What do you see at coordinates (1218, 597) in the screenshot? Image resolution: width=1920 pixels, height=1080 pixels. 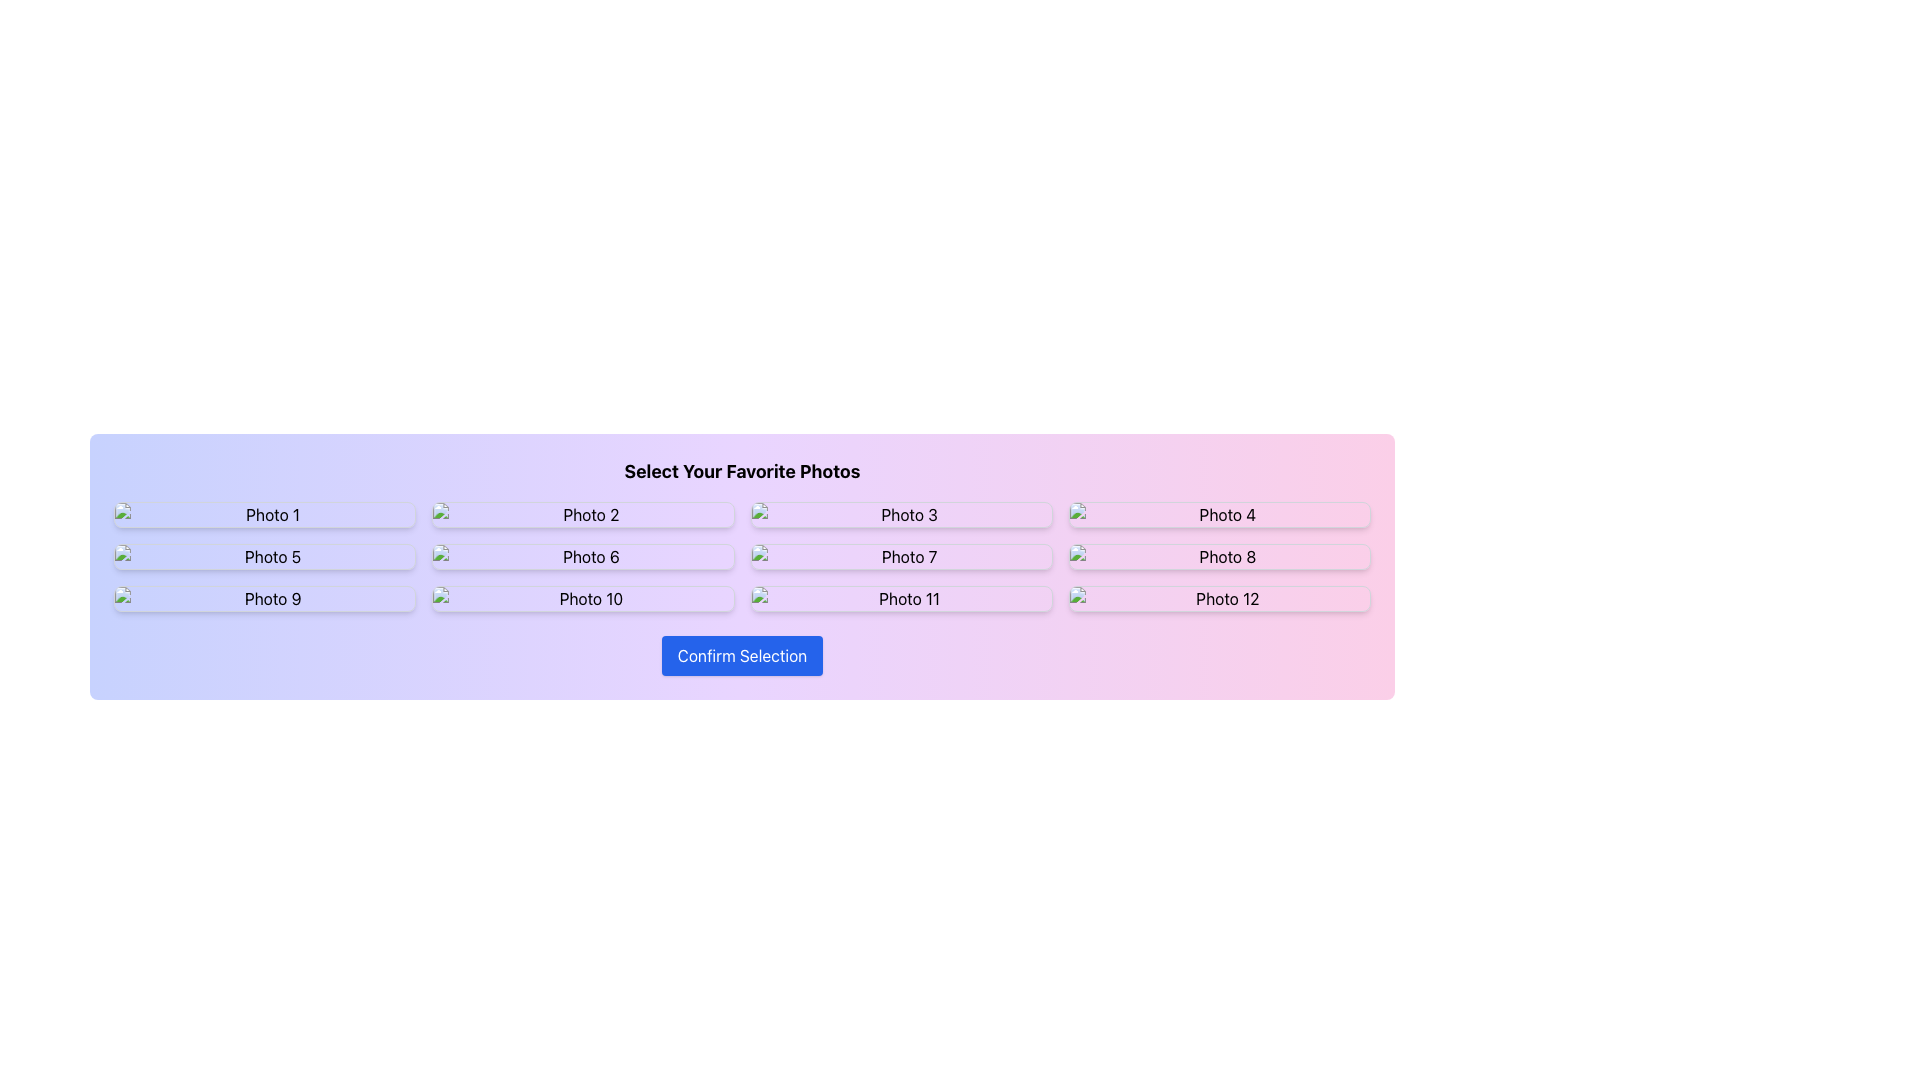 I see `to select the Interactive List Item labeled 'Photo 12', which is the fourth item in the fourth row of the grid layout, located above the 'Confirm Selection' button` at bounding box center [1218, 597].